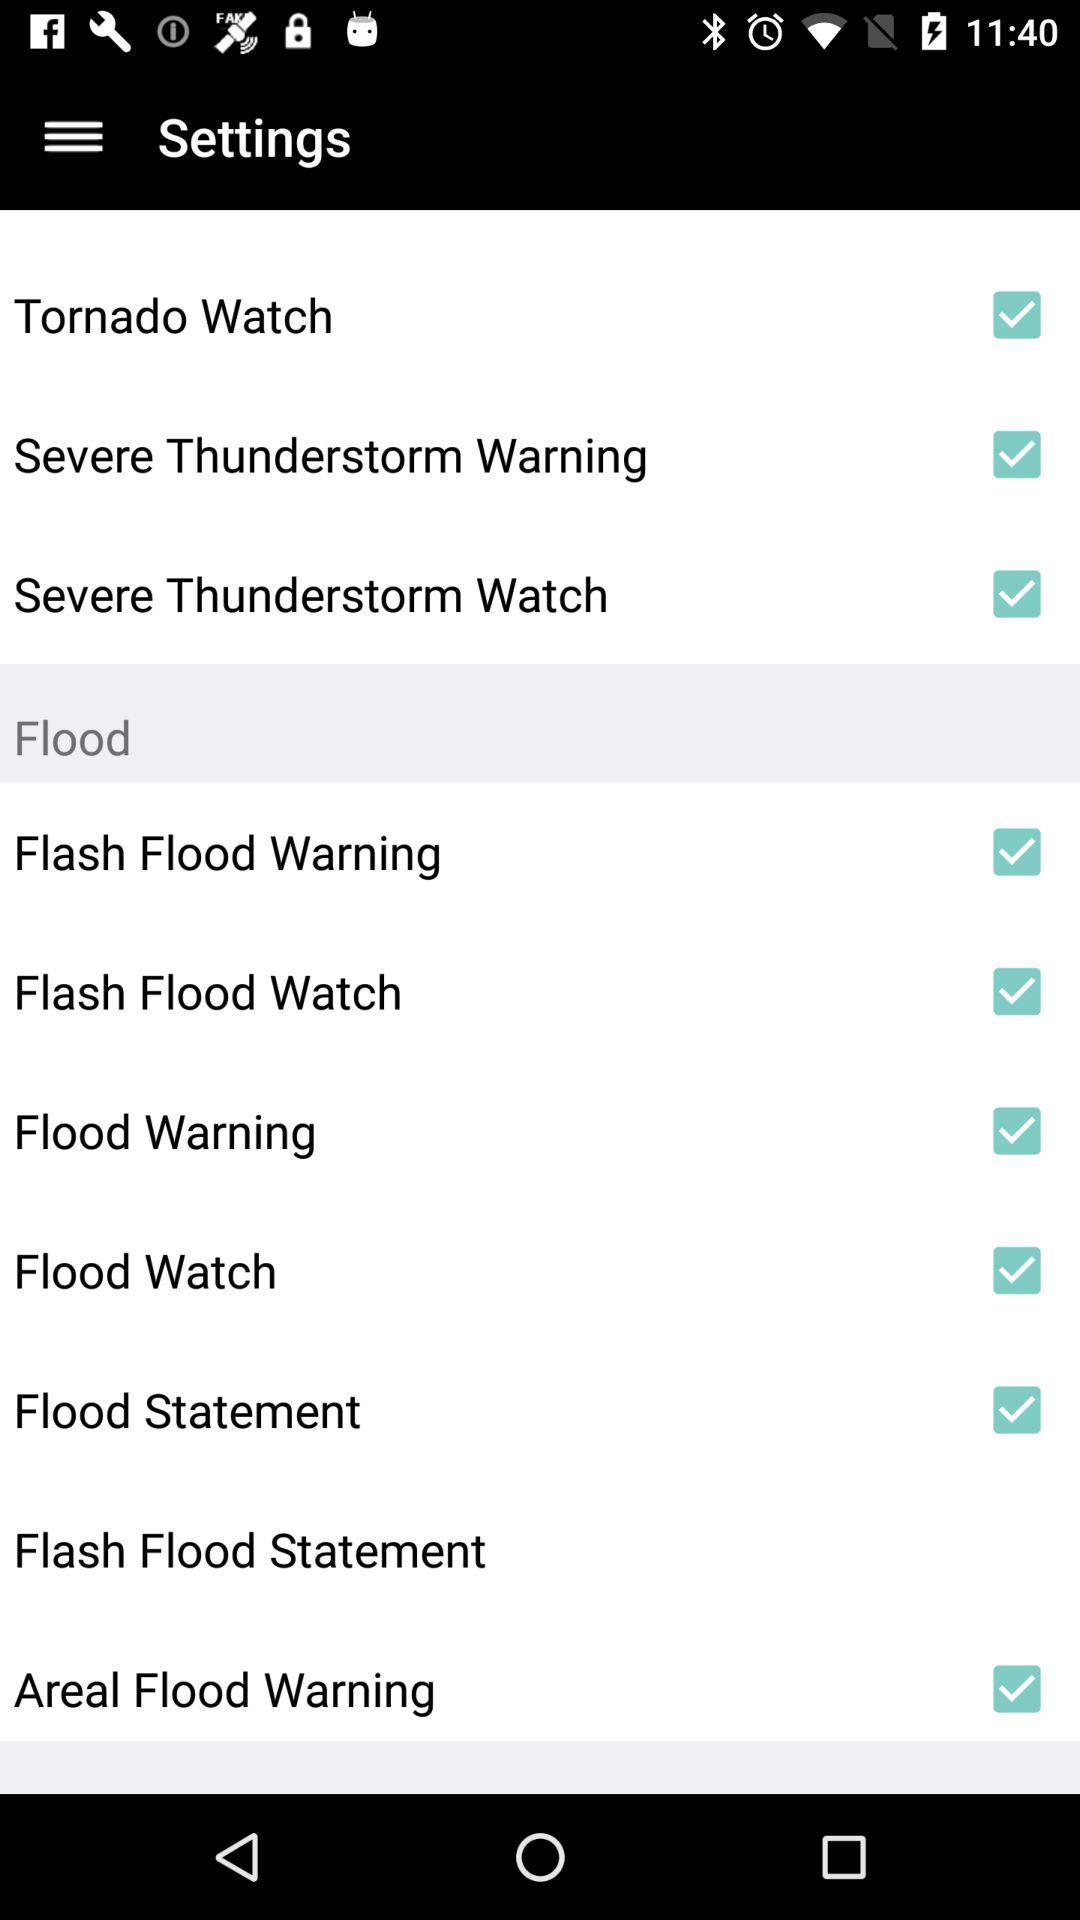 This screenshot has width=1080, height=1920. Describe the element at coordinates (72, 135) in the screenshot. I see `item to the left of the settings icon` at that location.